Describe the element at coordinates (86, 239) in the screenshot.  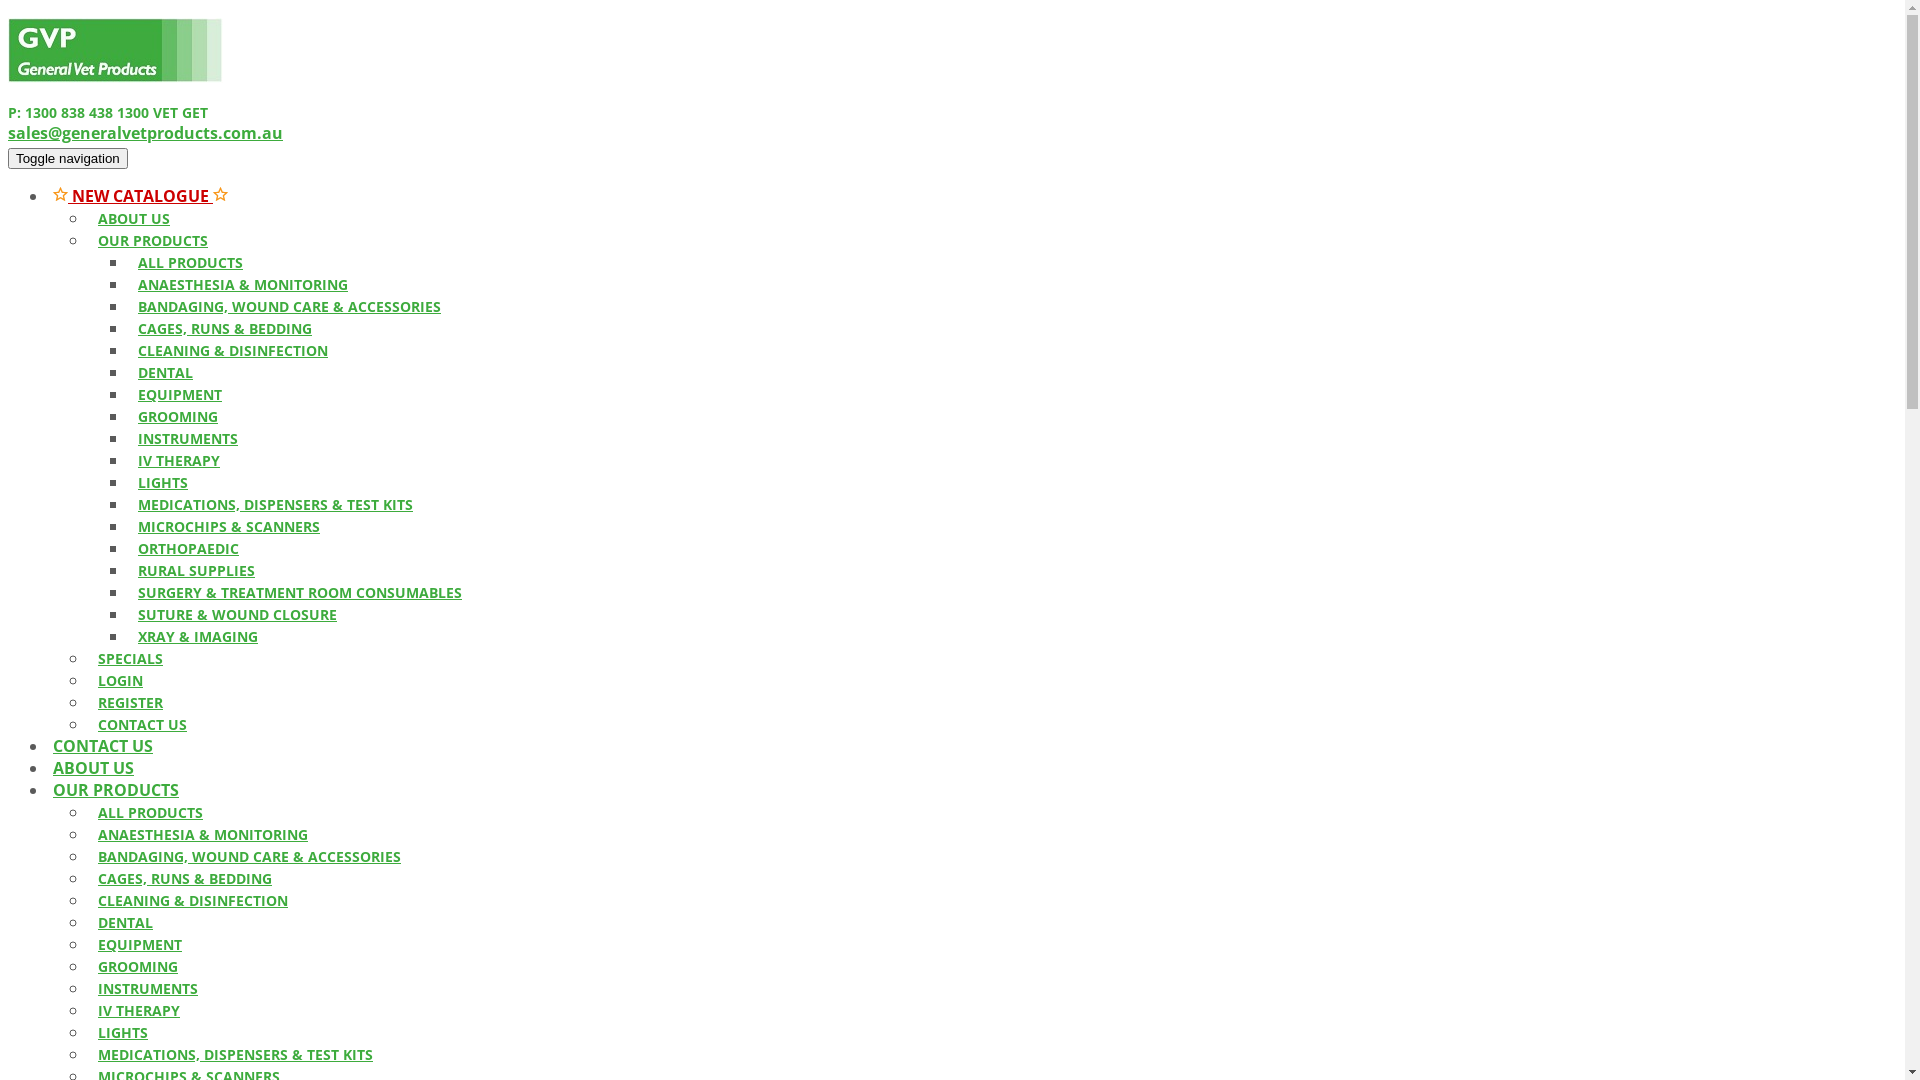
I see `'OUR PRODUCTS'` at that location.